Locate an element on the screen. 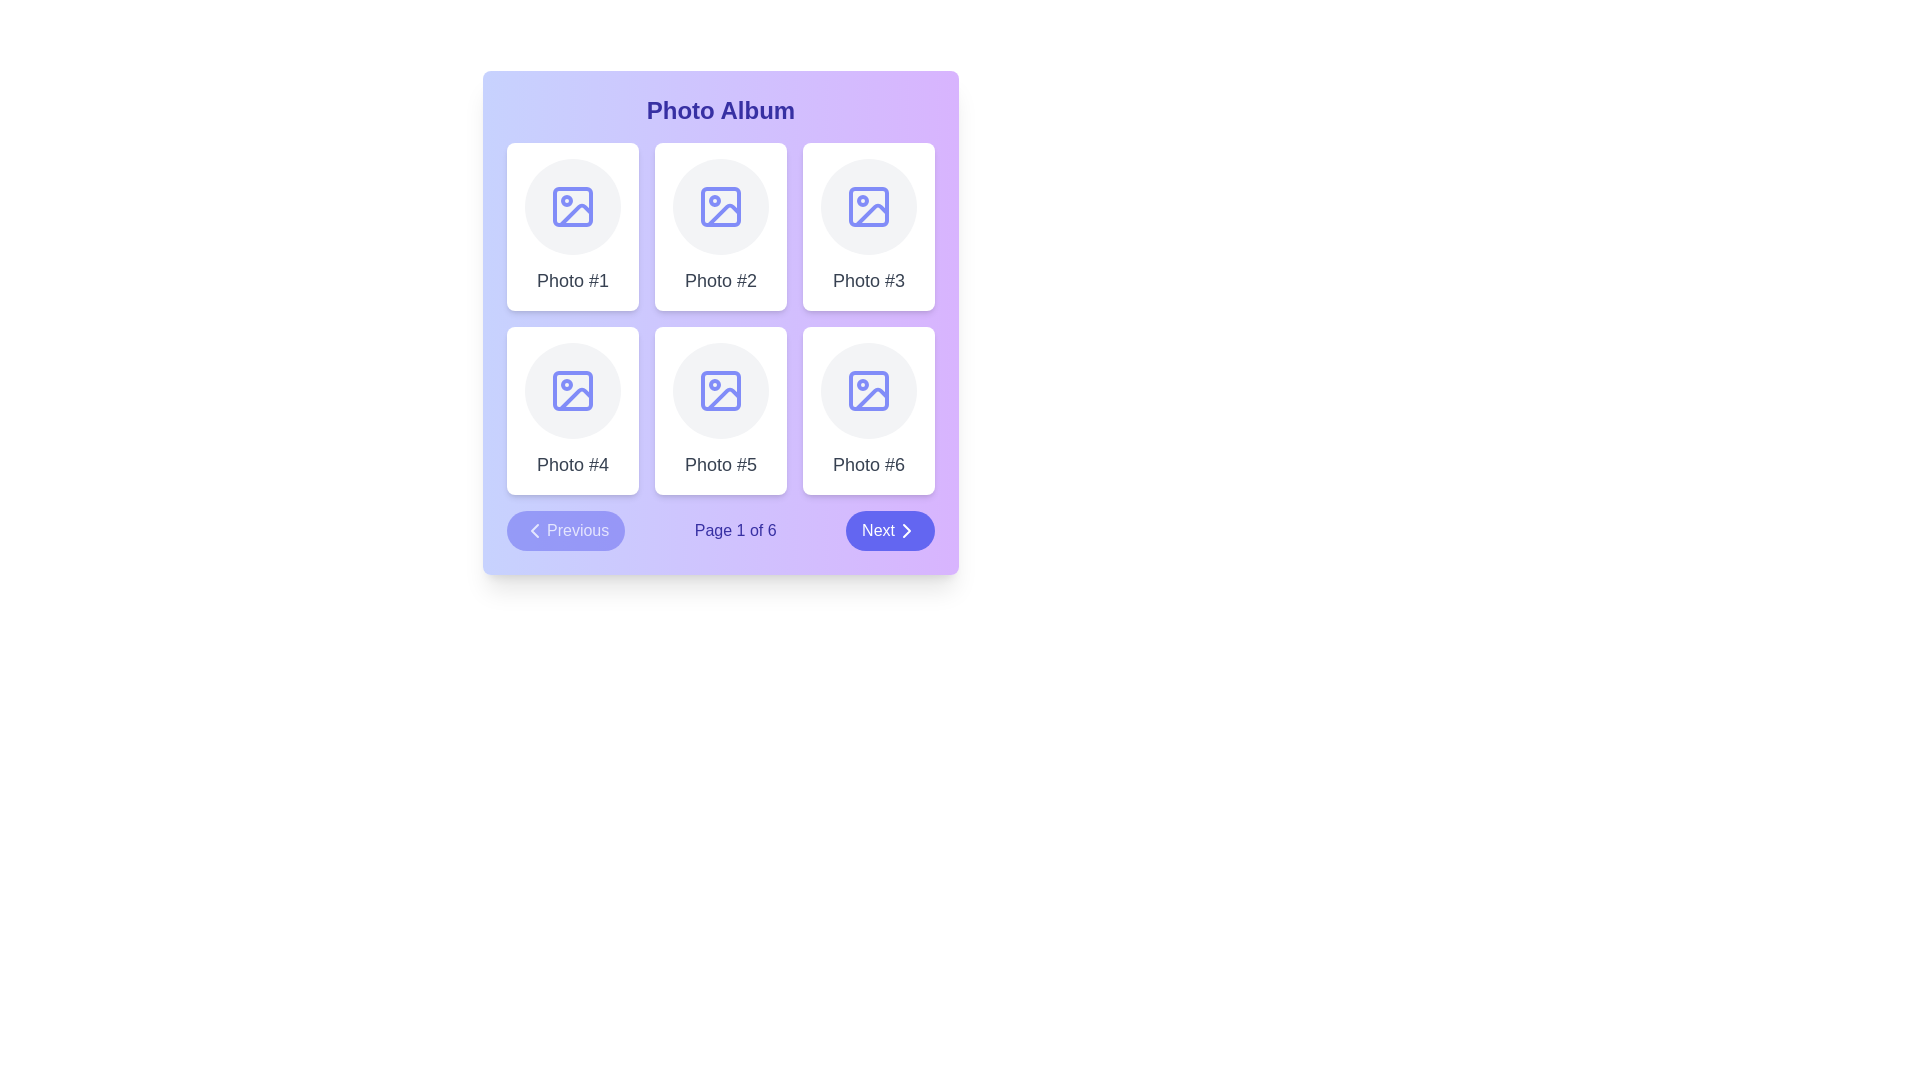  the image placeholder icon located in the third column of the first row within the 'Photo Album' interface is located at coordinates (868, 207).